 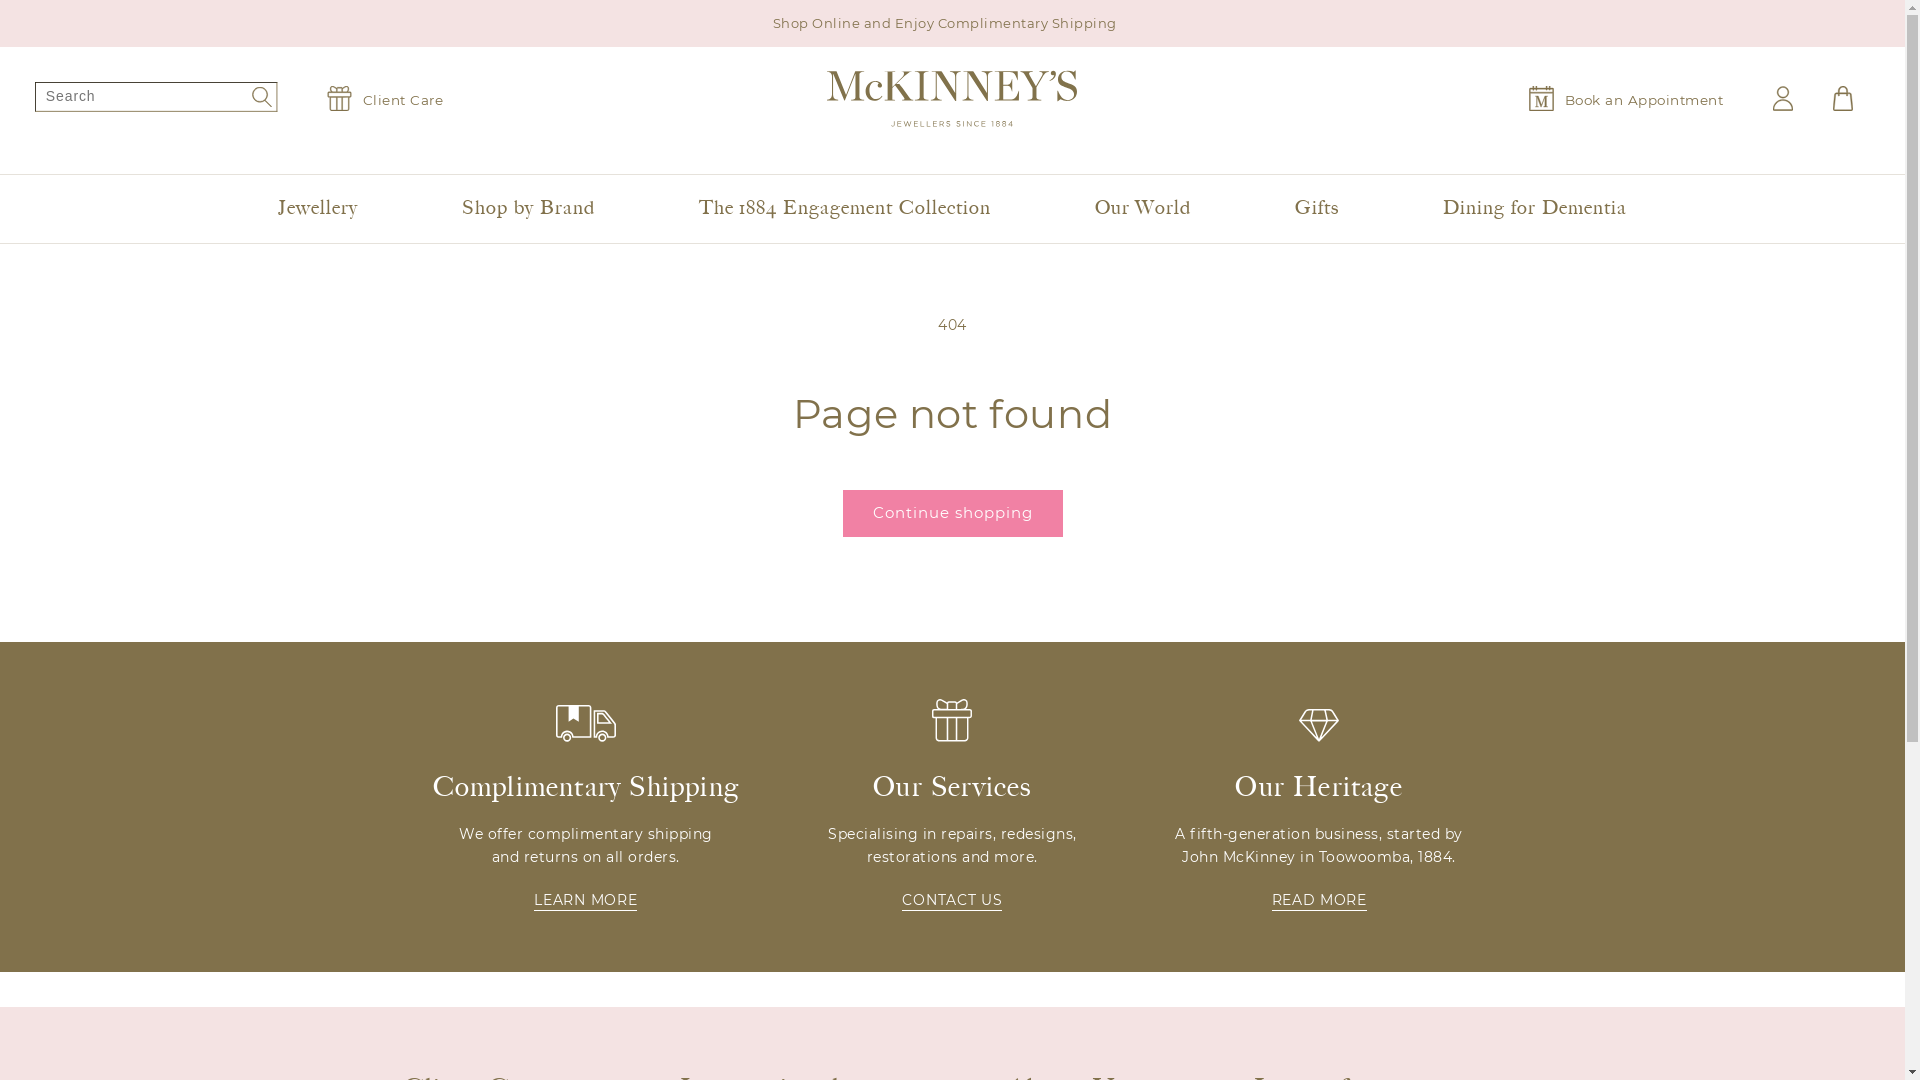 I want to click on 'READ MORE', so click(x=1319, y=901).